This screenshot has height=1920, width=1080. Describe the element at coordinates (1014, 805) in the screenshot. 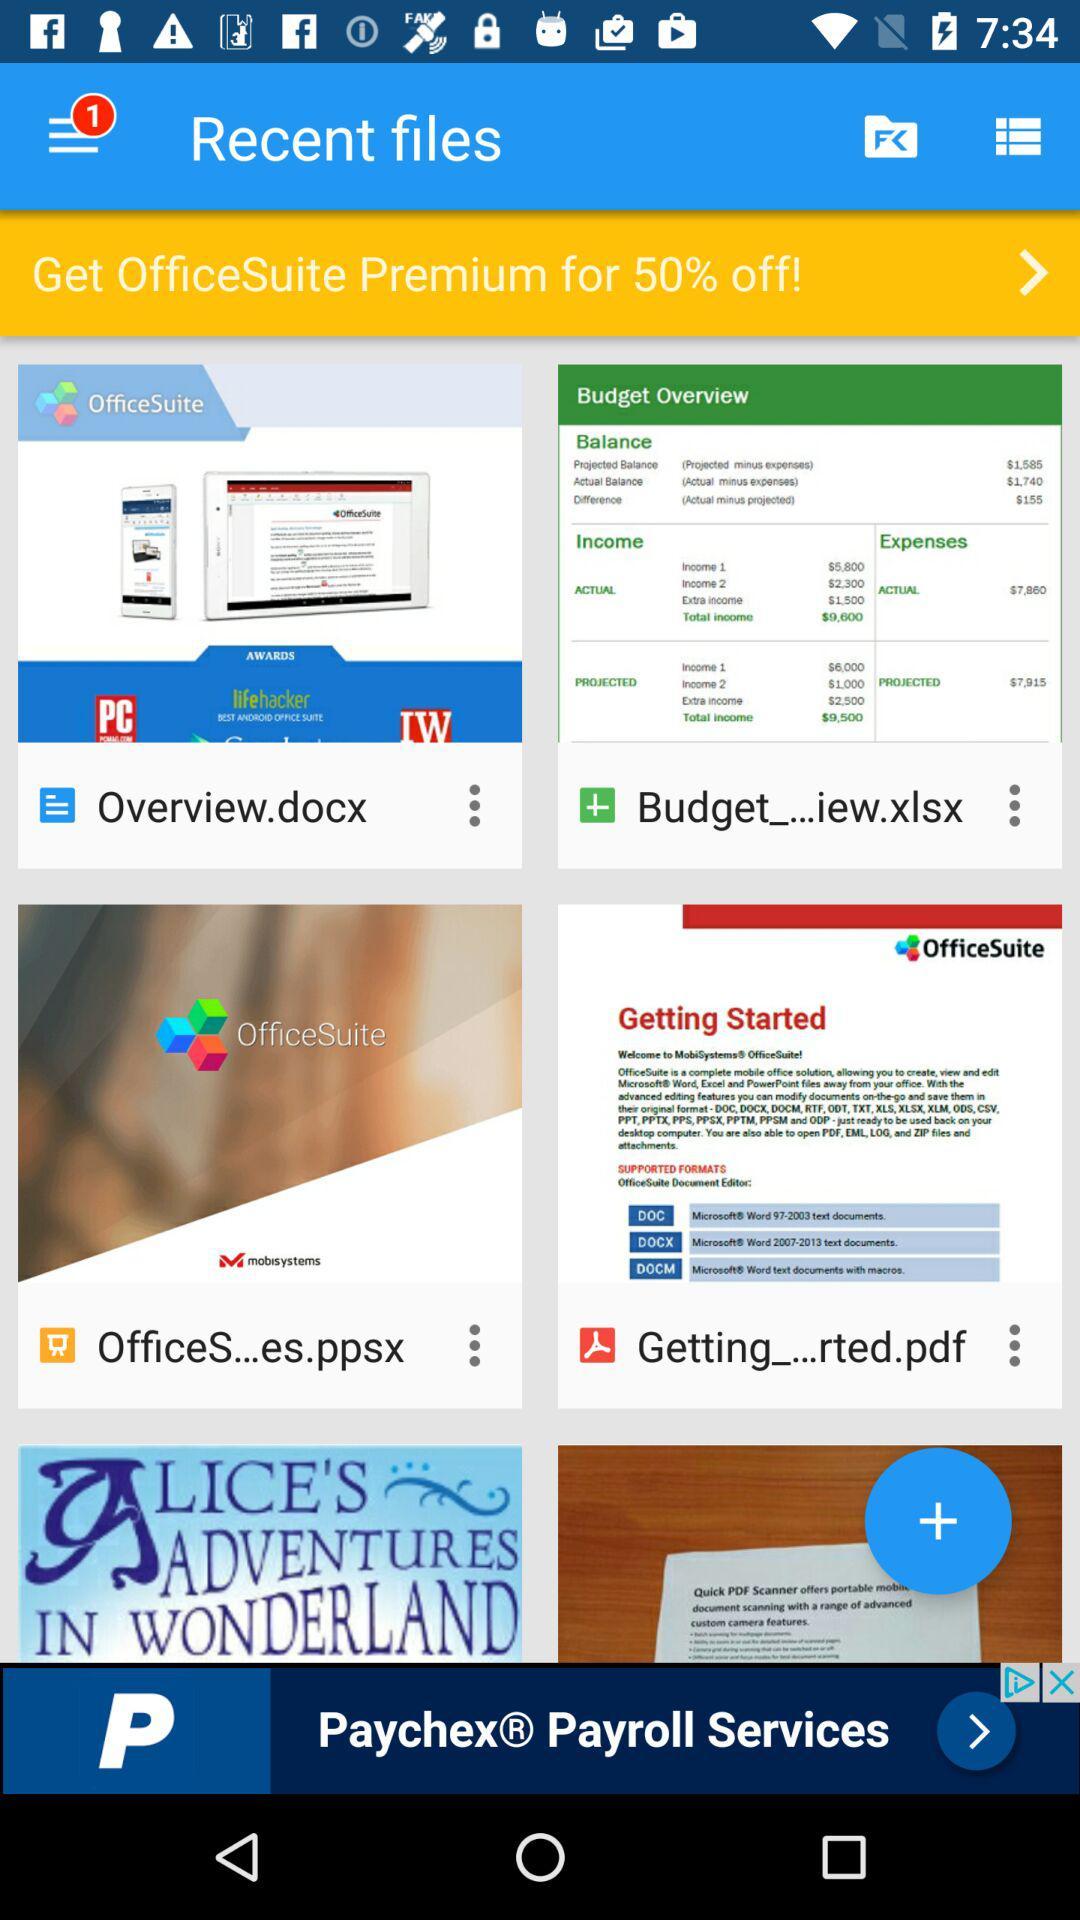

I see `display options` at that location.